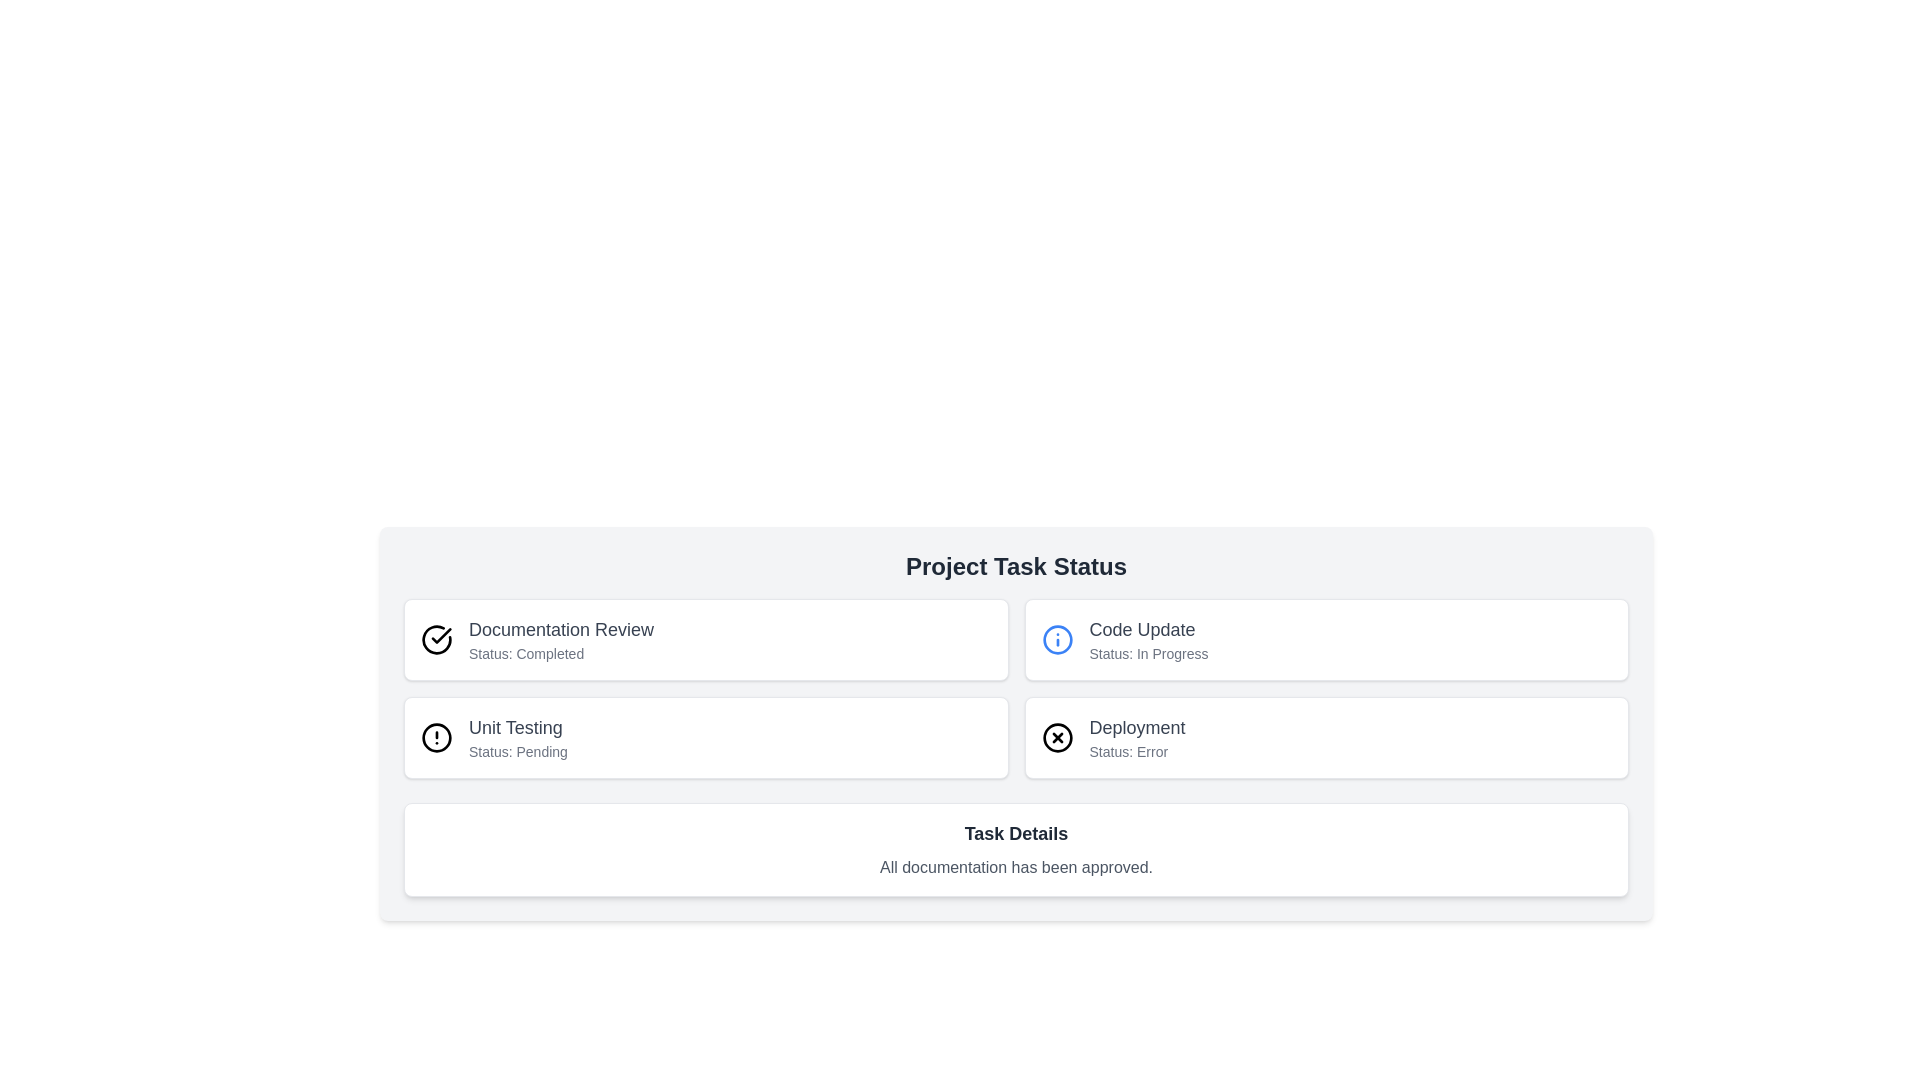 The width and height of the screenshot is (1920, 1080). I want to click on the Text Label that indicates the task name 'Code Update' and its current status 'In Progress', located within the 'Project Task Status' group, so click(1149, 640).